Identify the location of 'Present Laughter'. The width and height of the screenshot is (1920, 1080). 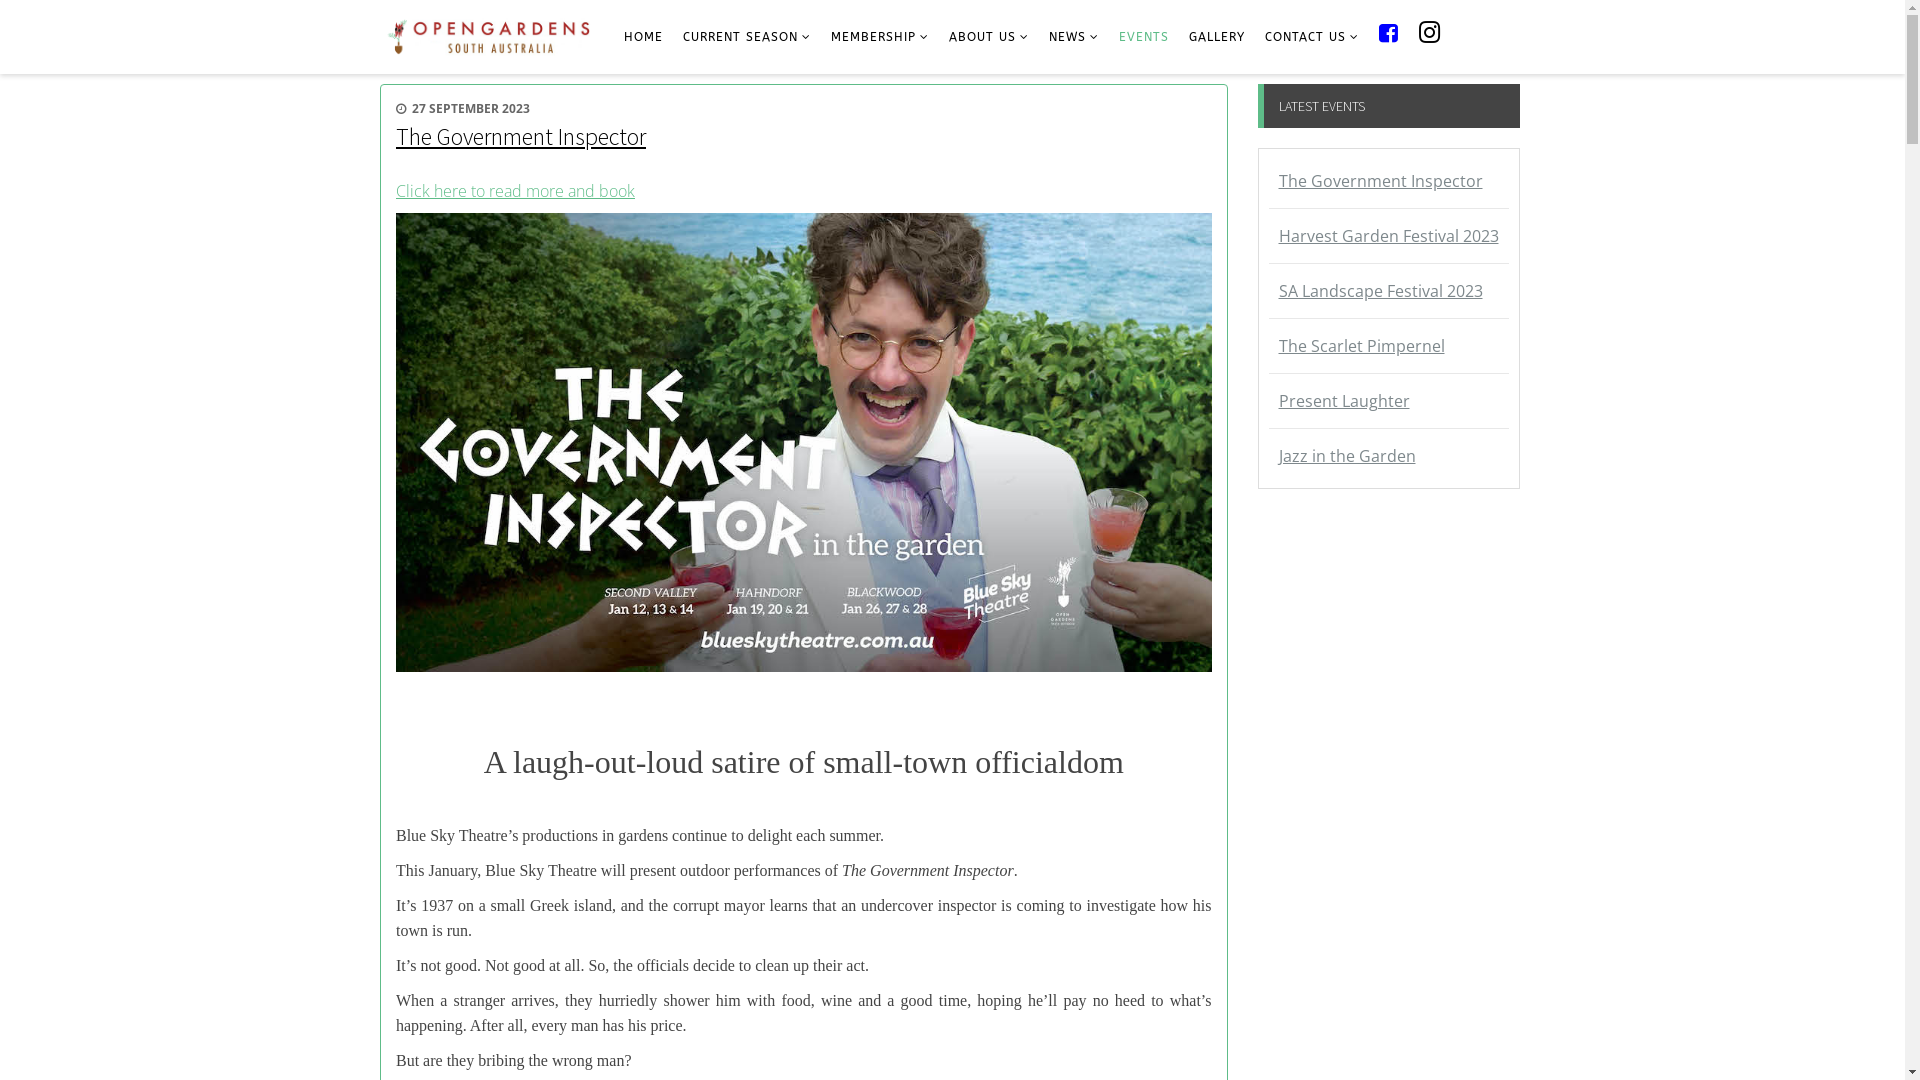
(1387, 401).